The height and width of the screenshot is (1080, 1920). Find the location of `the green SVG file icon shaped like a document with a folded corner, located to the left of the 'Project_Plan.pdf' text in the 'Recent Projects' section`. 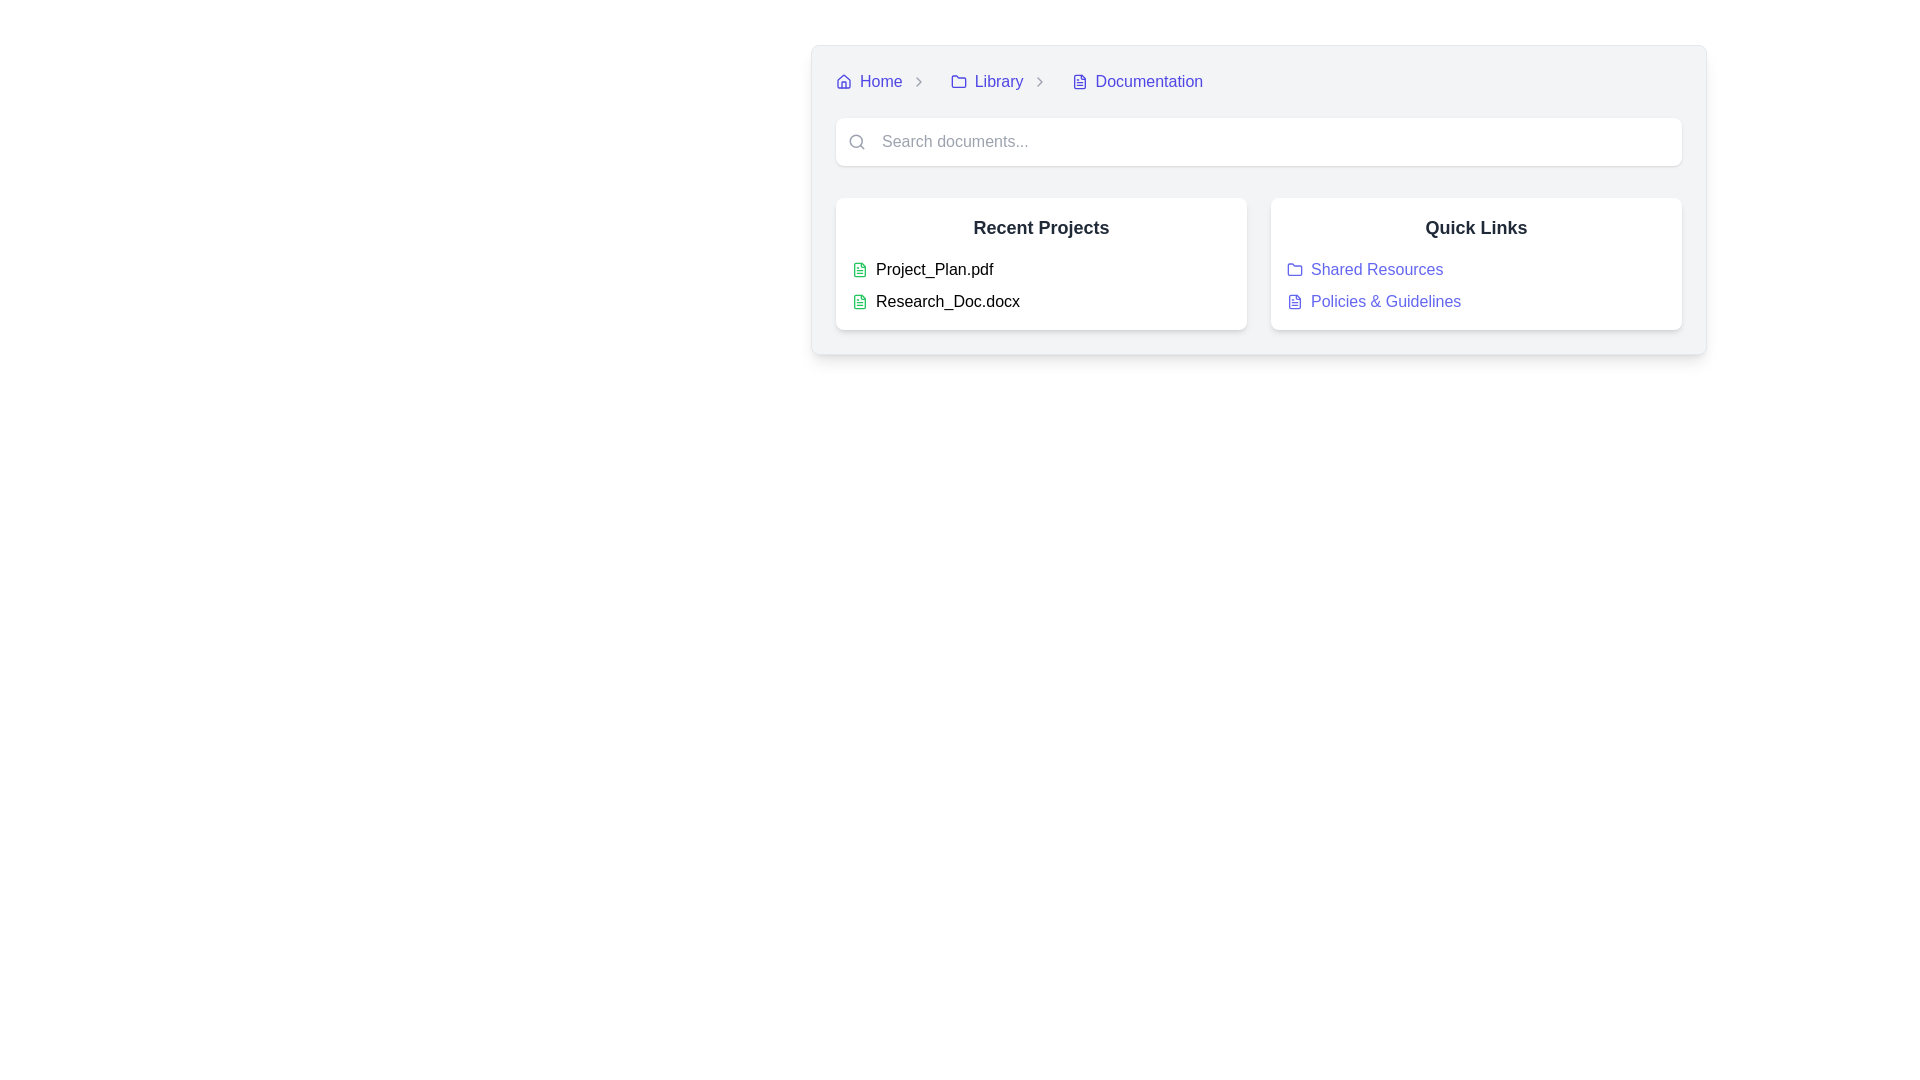

the green SVG file icon shaped like a document with a folded corner, located to the left of the 'Project_Plan.pdf' text in the 'Recent Projects' section is located at coordinates (859, 301).